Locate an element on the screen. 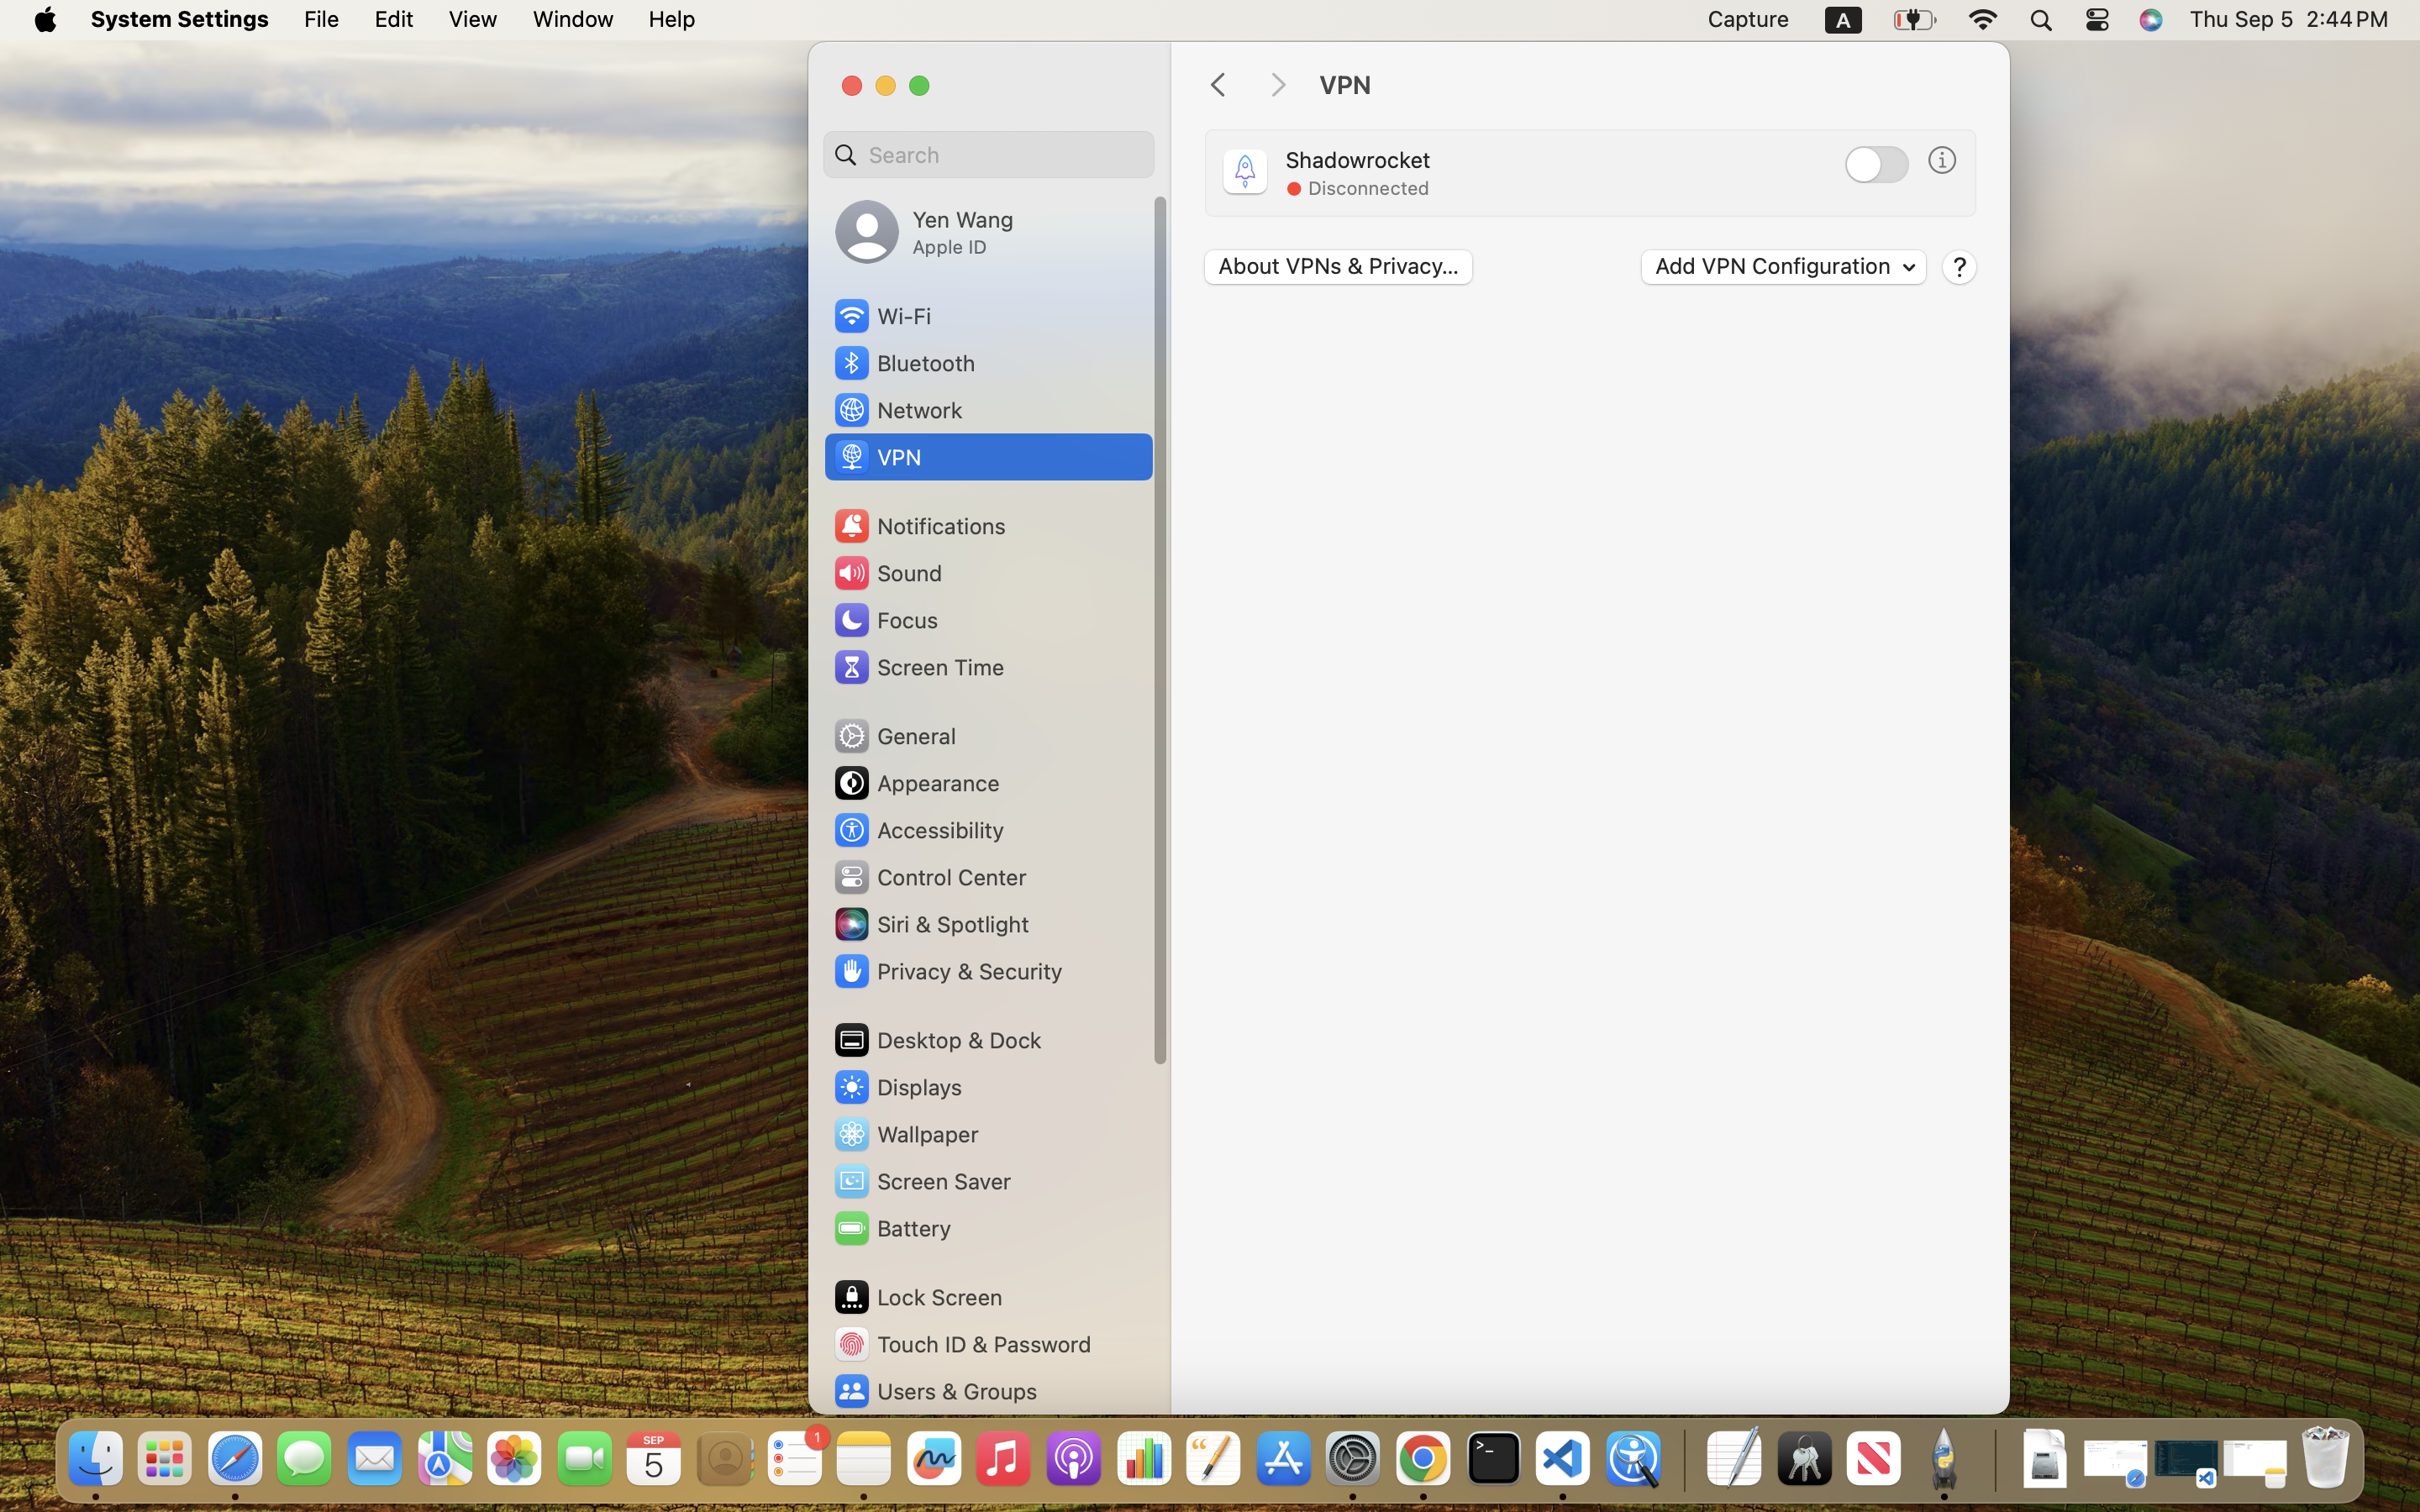  'Accessibility' is located at coordinates (918, 830).